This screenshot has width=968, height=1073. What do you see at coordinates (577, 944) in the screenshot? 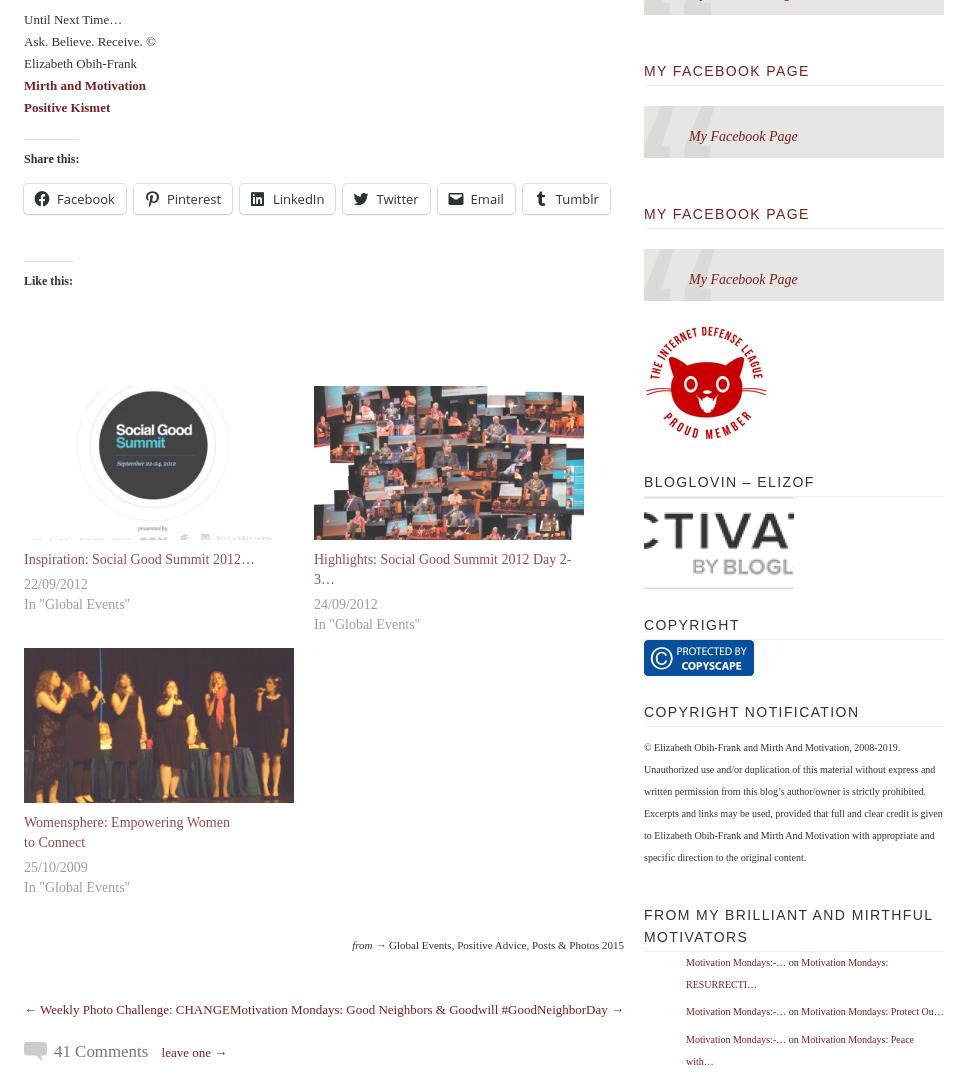
I see `'Posts & Photos 2015'` at bounding box center [577, 944].